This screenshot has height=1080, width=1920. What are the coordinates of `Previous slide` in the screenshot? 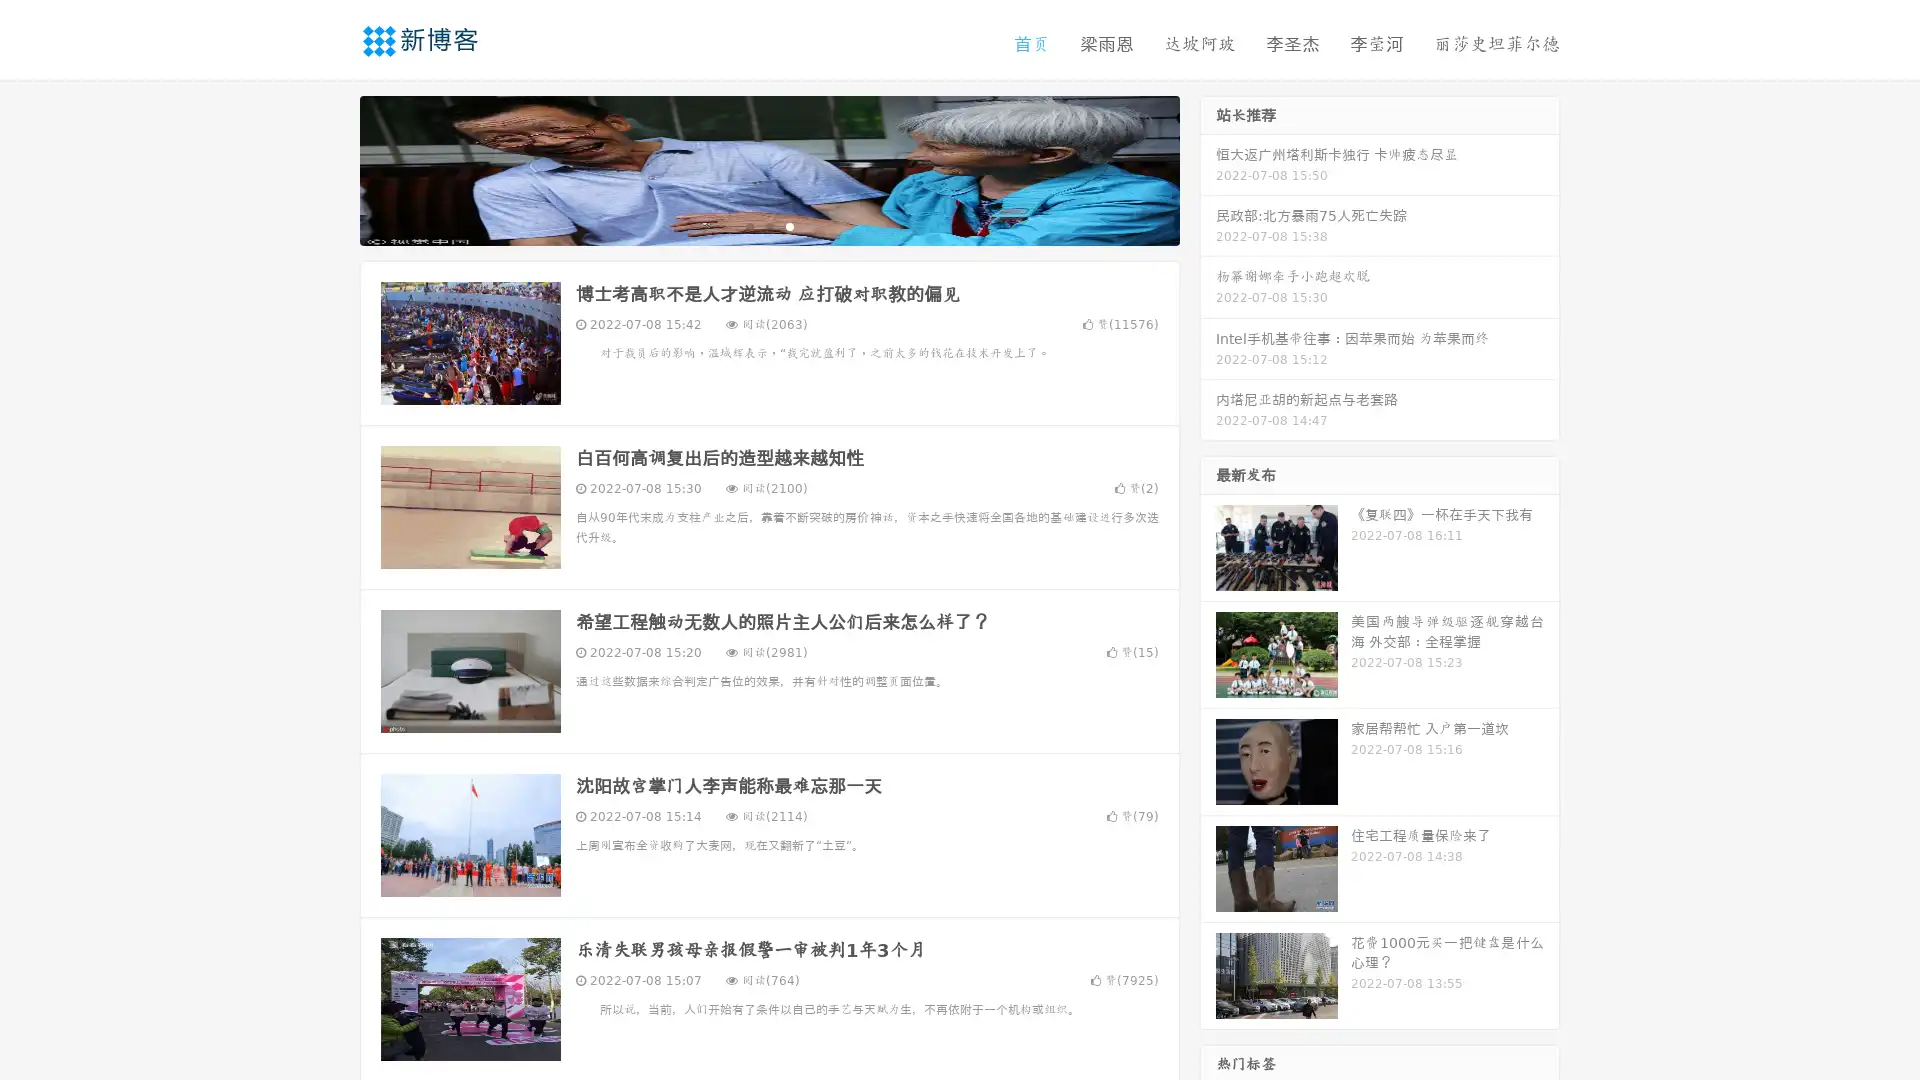 It's located at (330, 168).